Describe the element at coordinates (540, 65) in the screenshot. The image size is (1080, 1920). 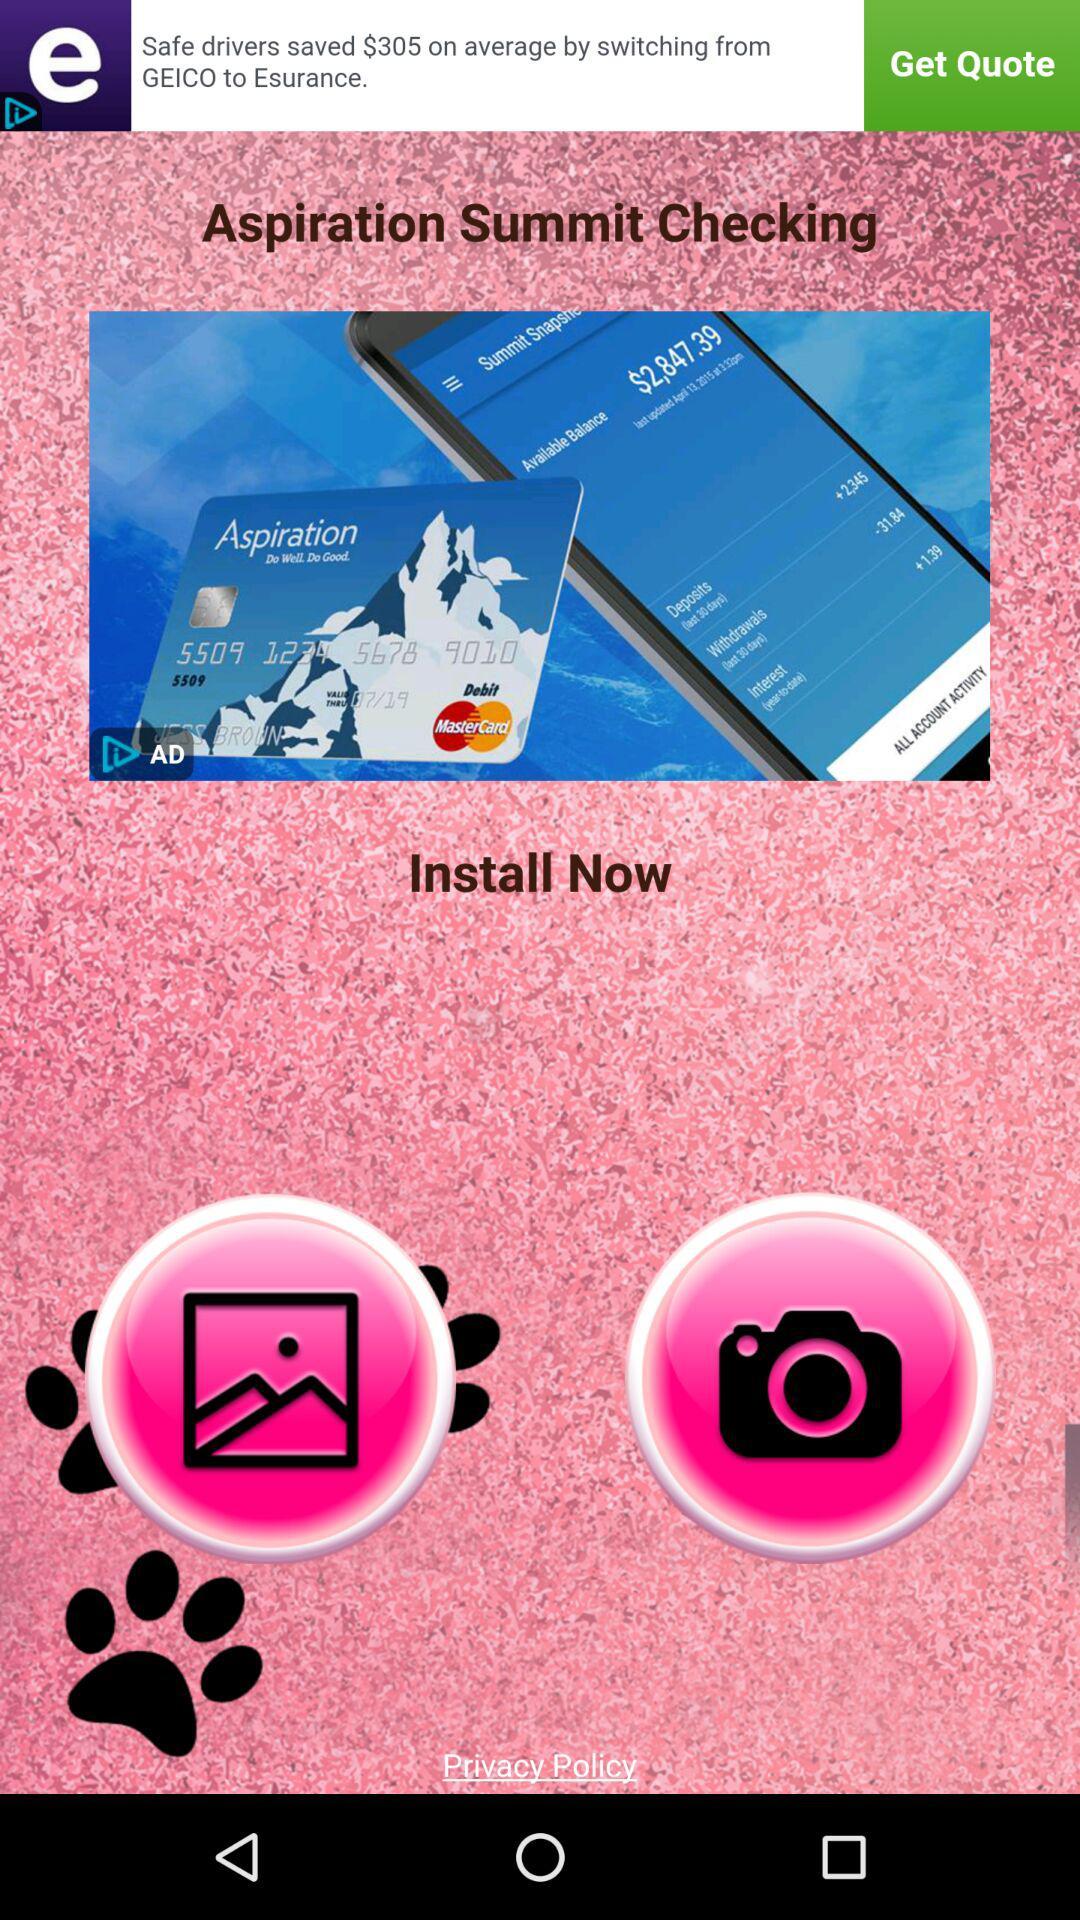
I see `an advertisement` at that location.